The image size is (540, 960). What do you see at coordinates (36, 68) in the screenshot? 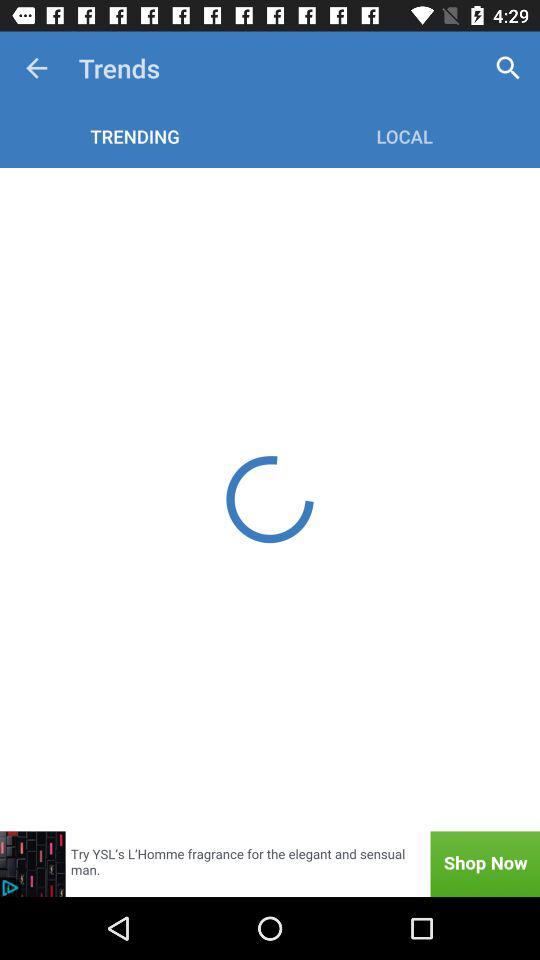
I see `the item to the left of the trends item` at bounding box center [36, 68].